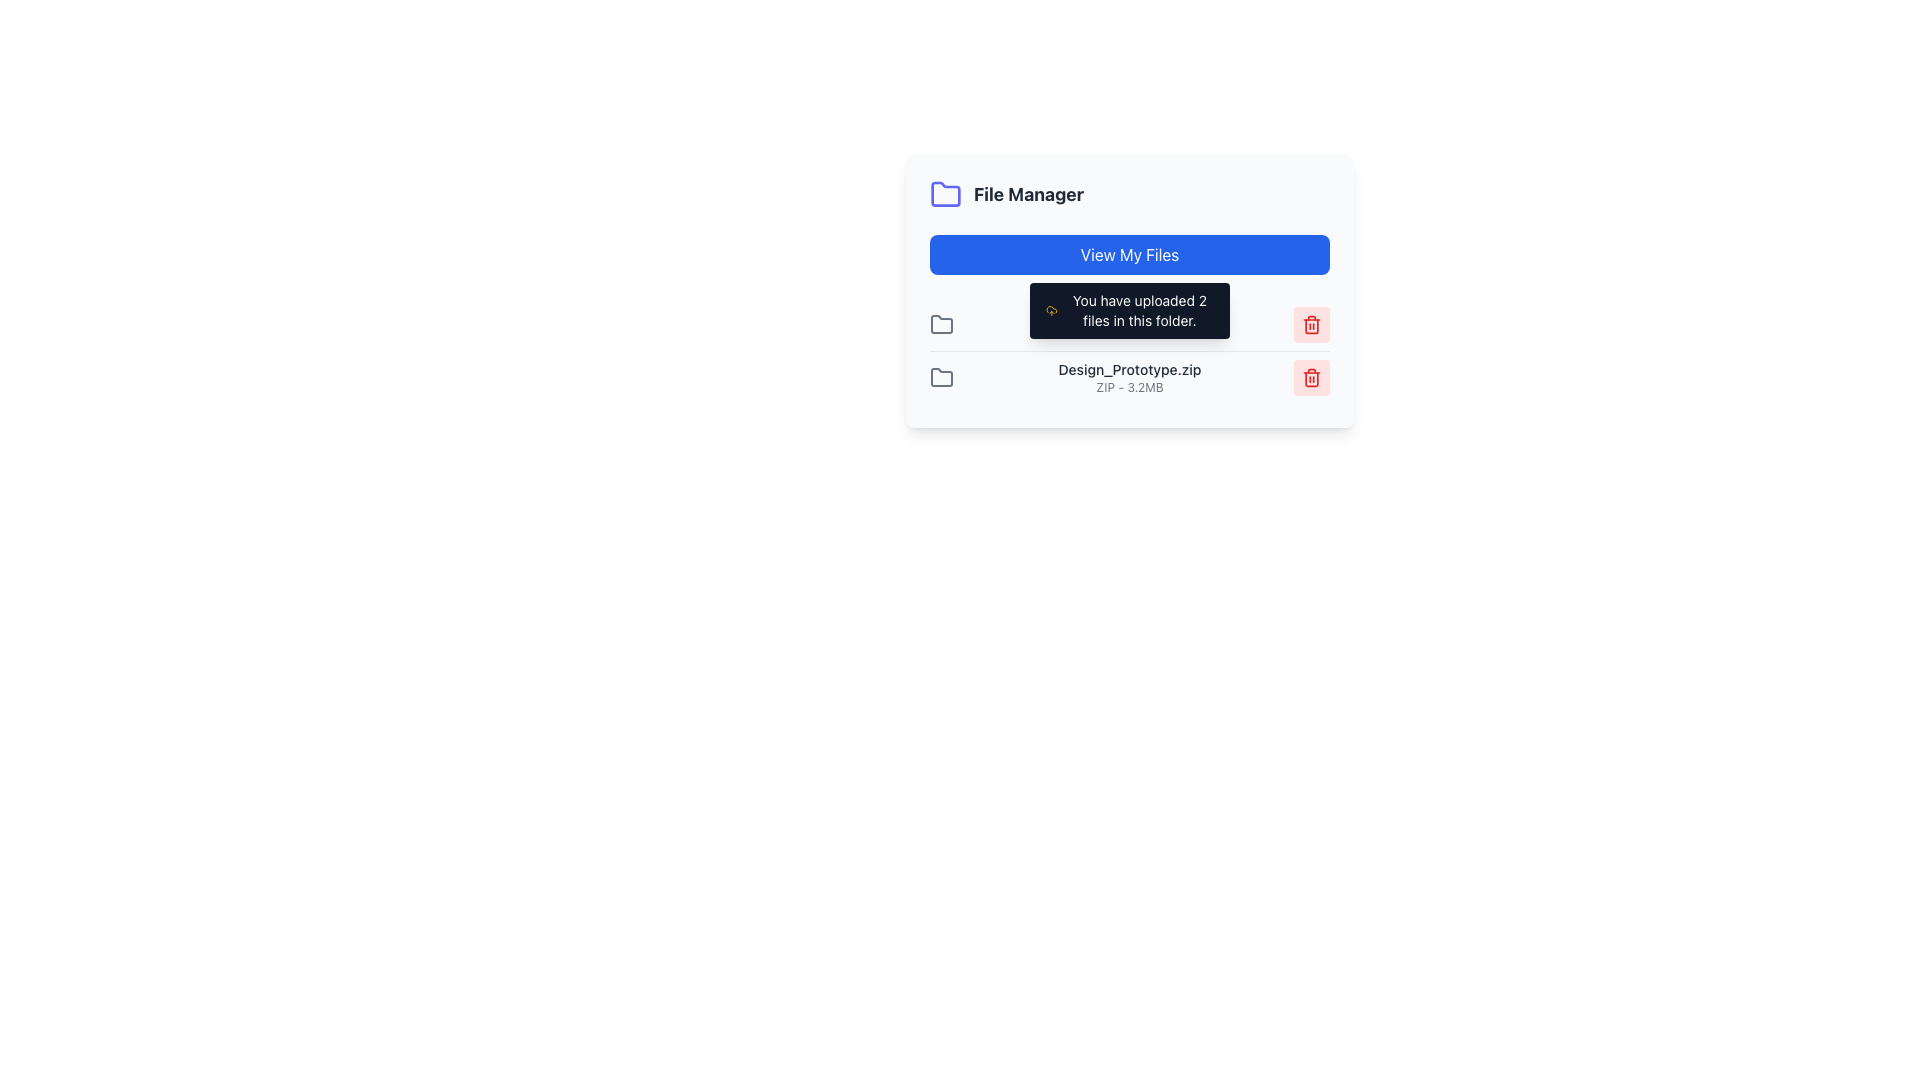 Image resolution: width=1920 pixels, height=1080 pixels. What do you see at coordinates (1028, 195) in the screenshot?
I see `the 'File Manager' text label, which serves as a contextual description for the section and is located to the right of a purple folder icon` at bounding box center [1028, 195].